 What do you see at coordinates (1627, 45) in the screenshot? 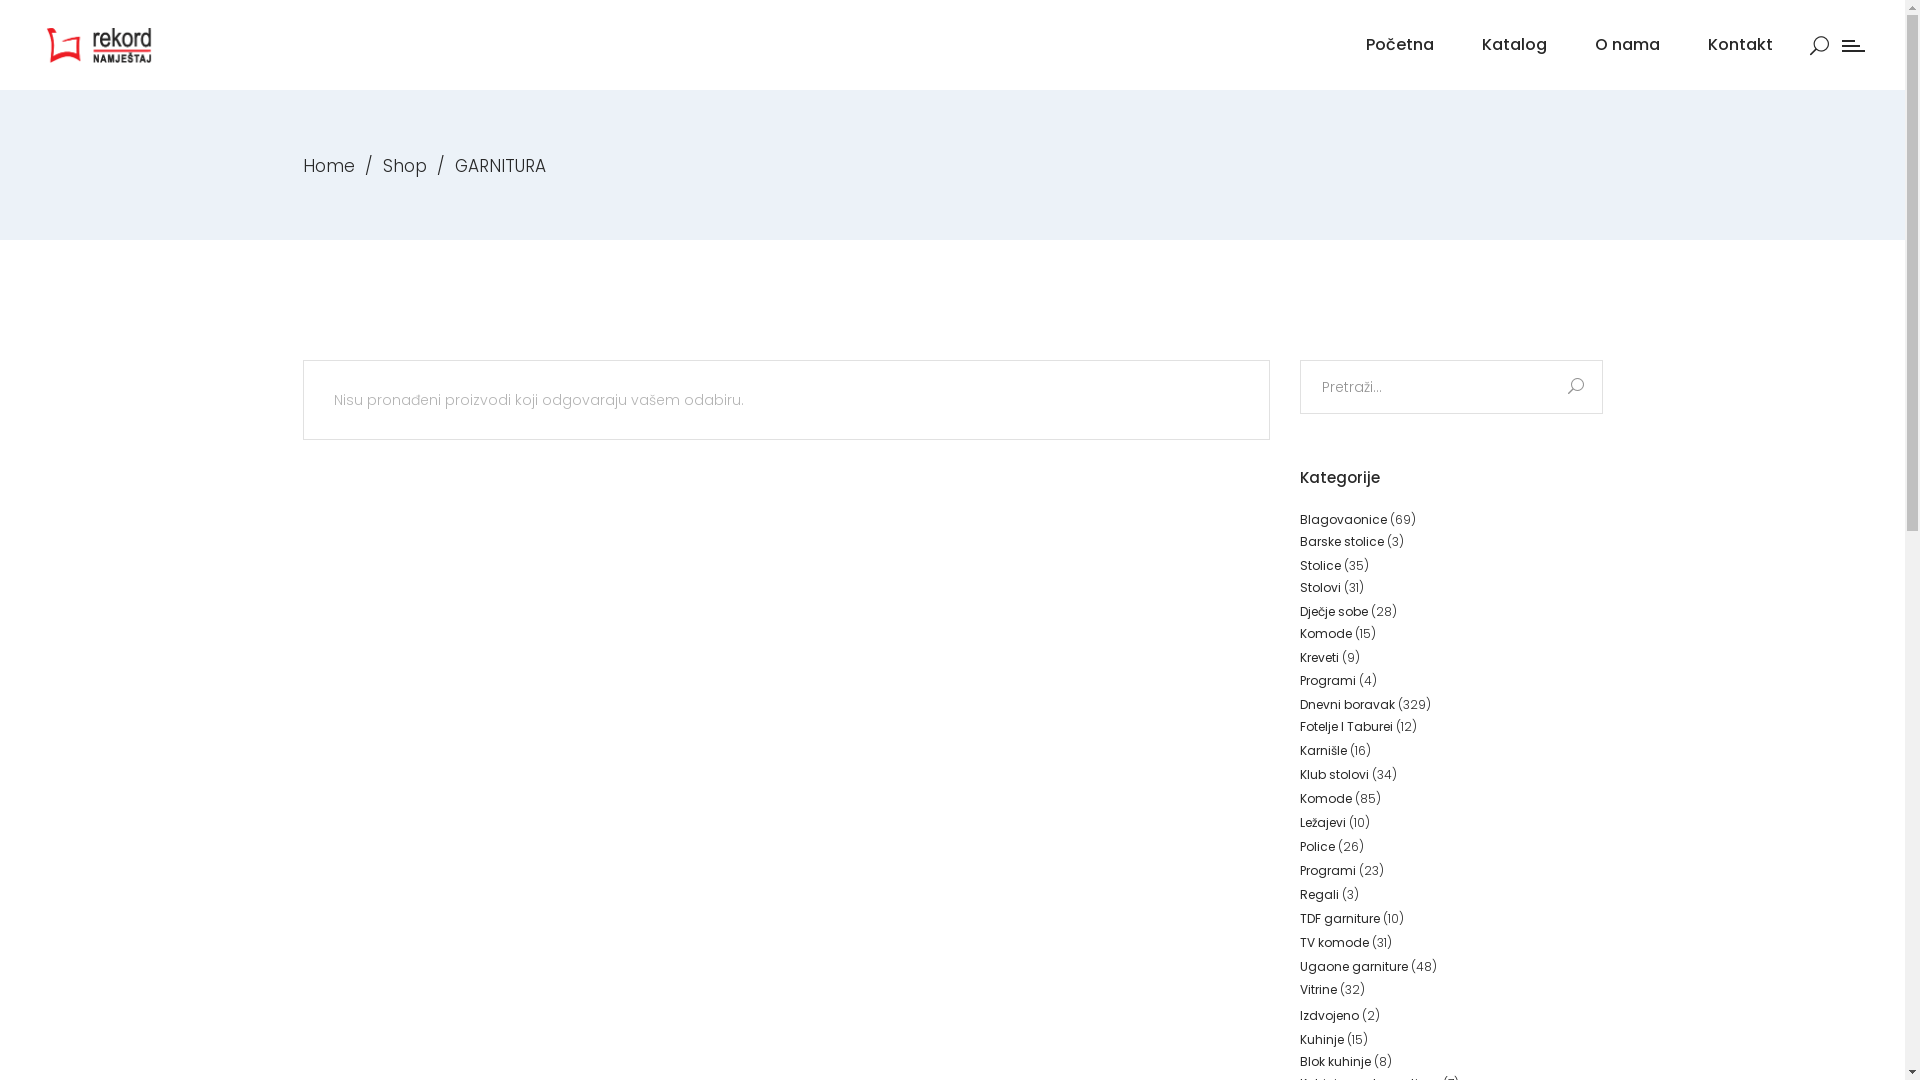
I see `'O nama'` at bounding box center [1627, 45].